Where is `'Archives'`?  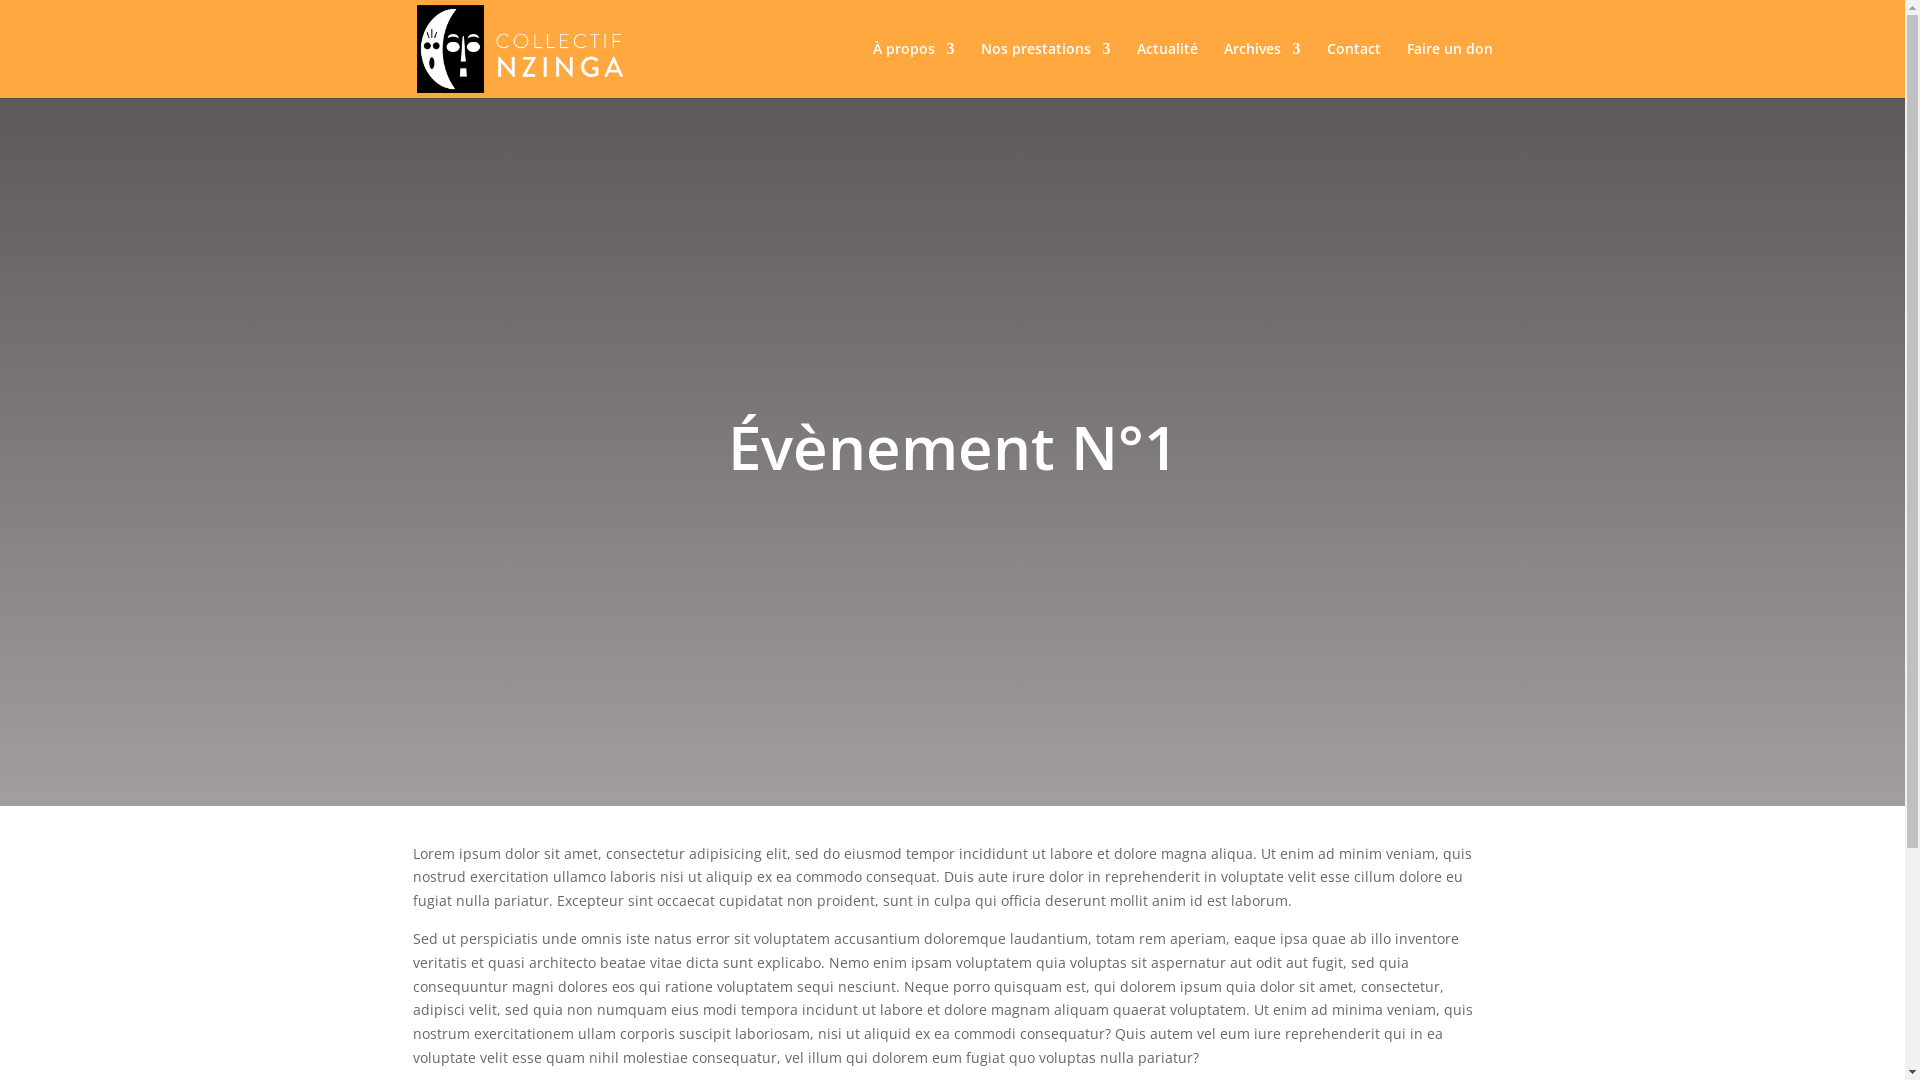
'Archives' is located at coordinates (1261, 68).